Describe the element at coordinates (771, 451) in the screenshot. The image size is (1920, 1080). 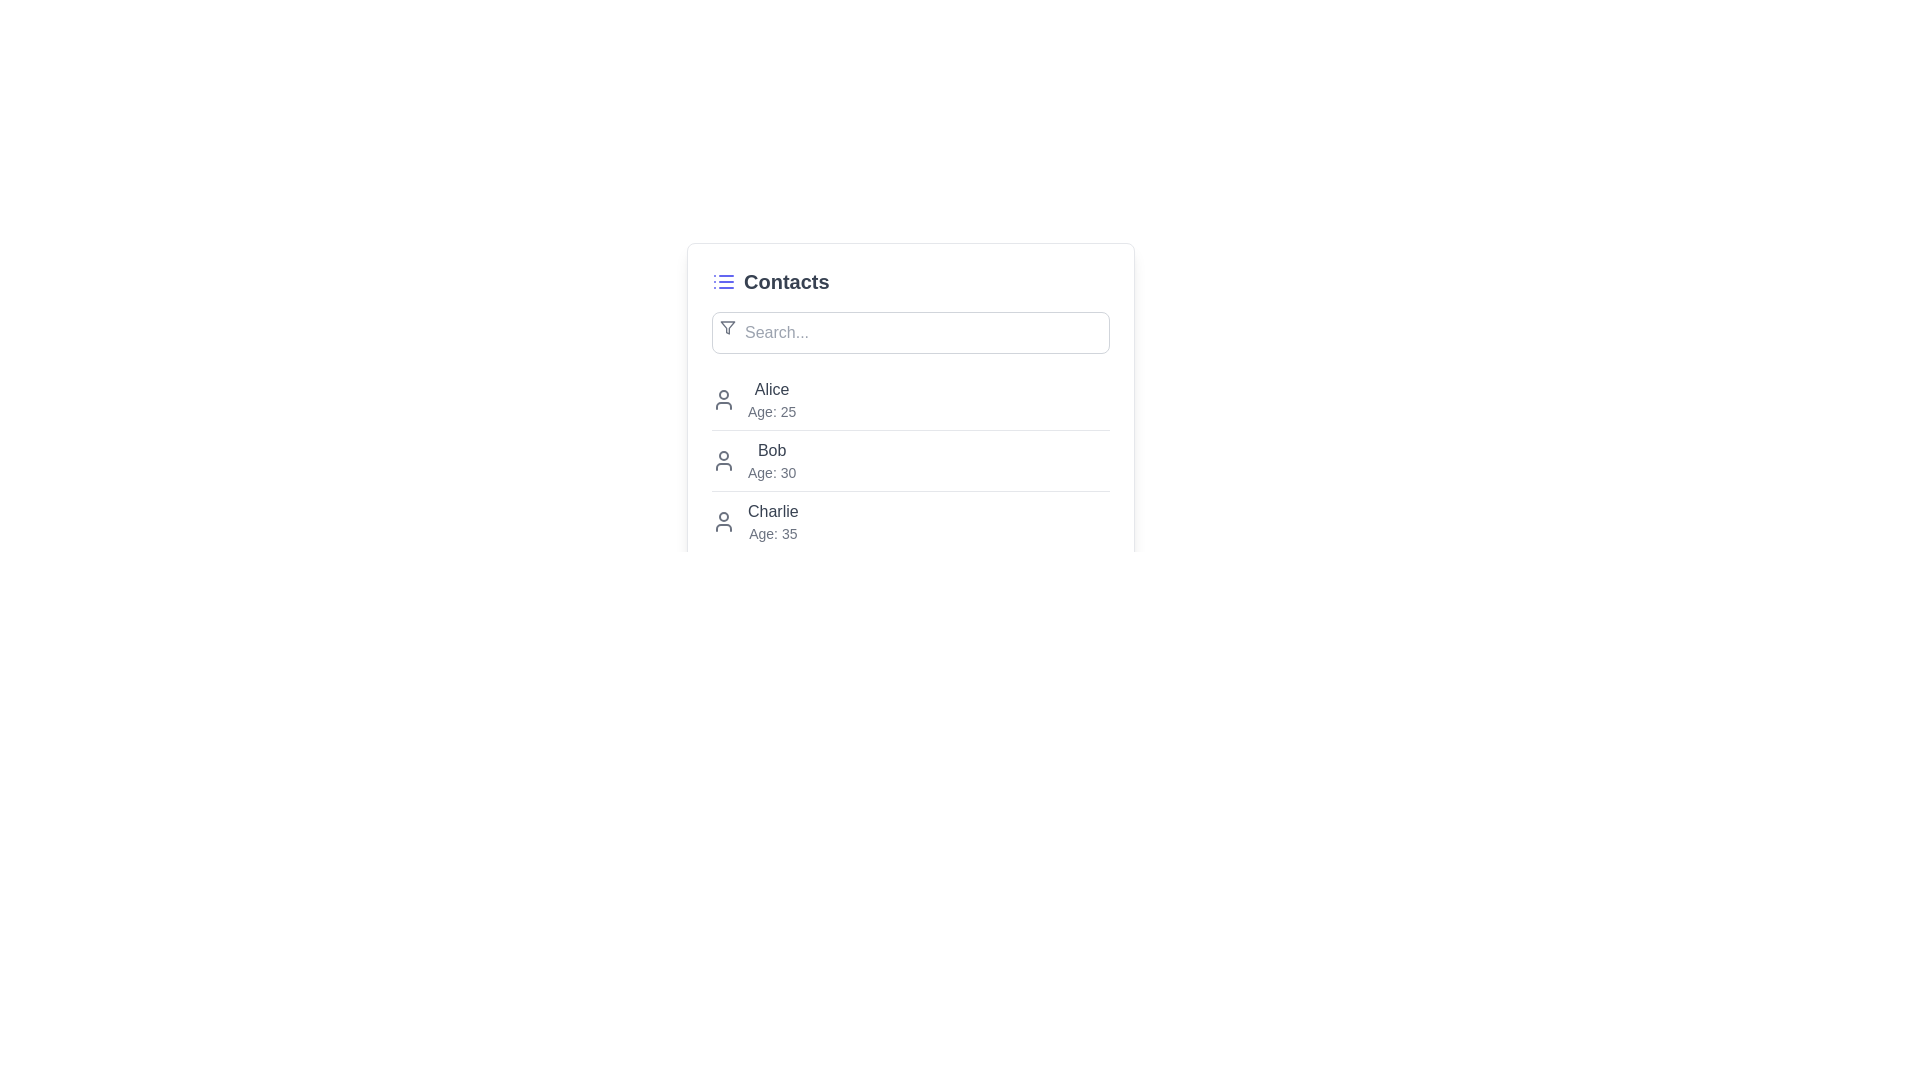
I see `the text label displaying the name 'Bob', which is styled in bold and dark color, located in the middle row of the contacts list` at that location.